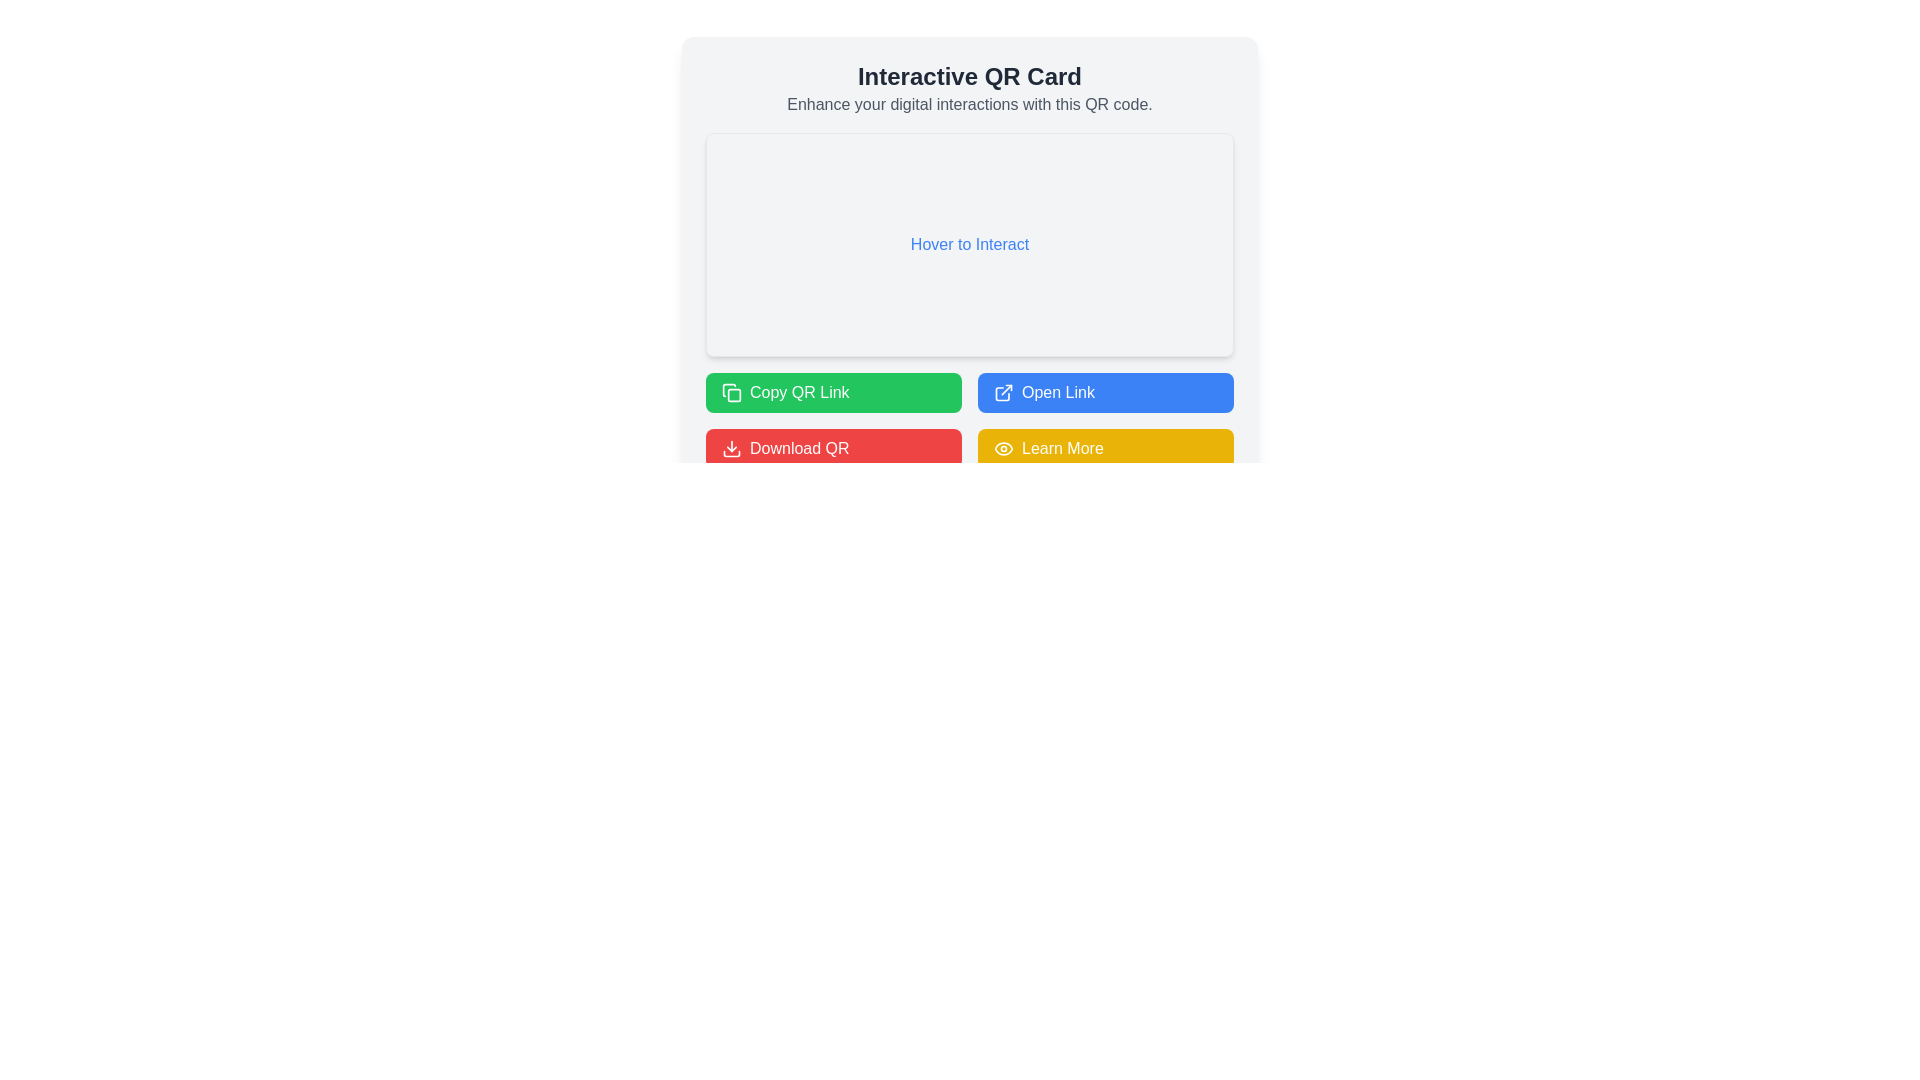  What do you see at coordinates (730, 447) in the screenshot?
I see `the download arrow icon inside the red 'Download QR' button` at bounding box center [730, 447].